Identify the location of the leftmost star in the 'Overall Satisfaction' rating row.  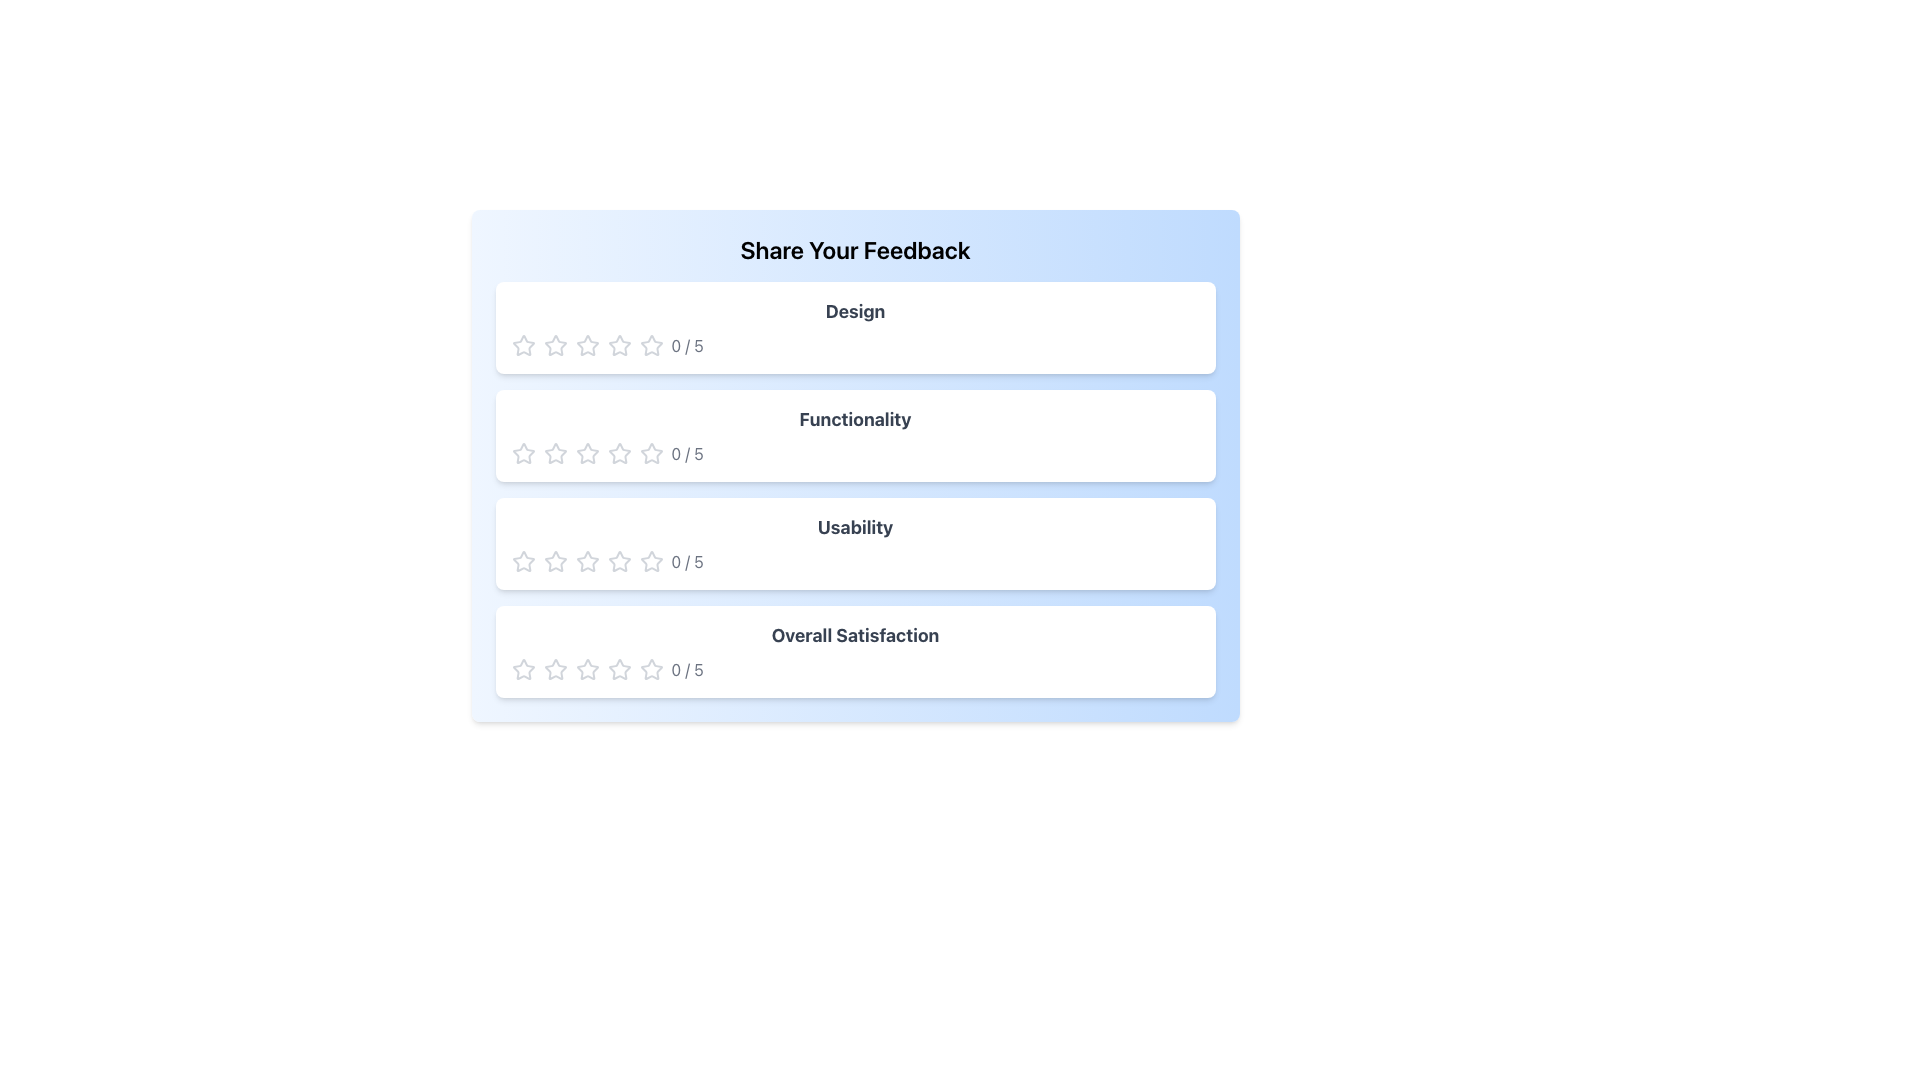
(586, 669).